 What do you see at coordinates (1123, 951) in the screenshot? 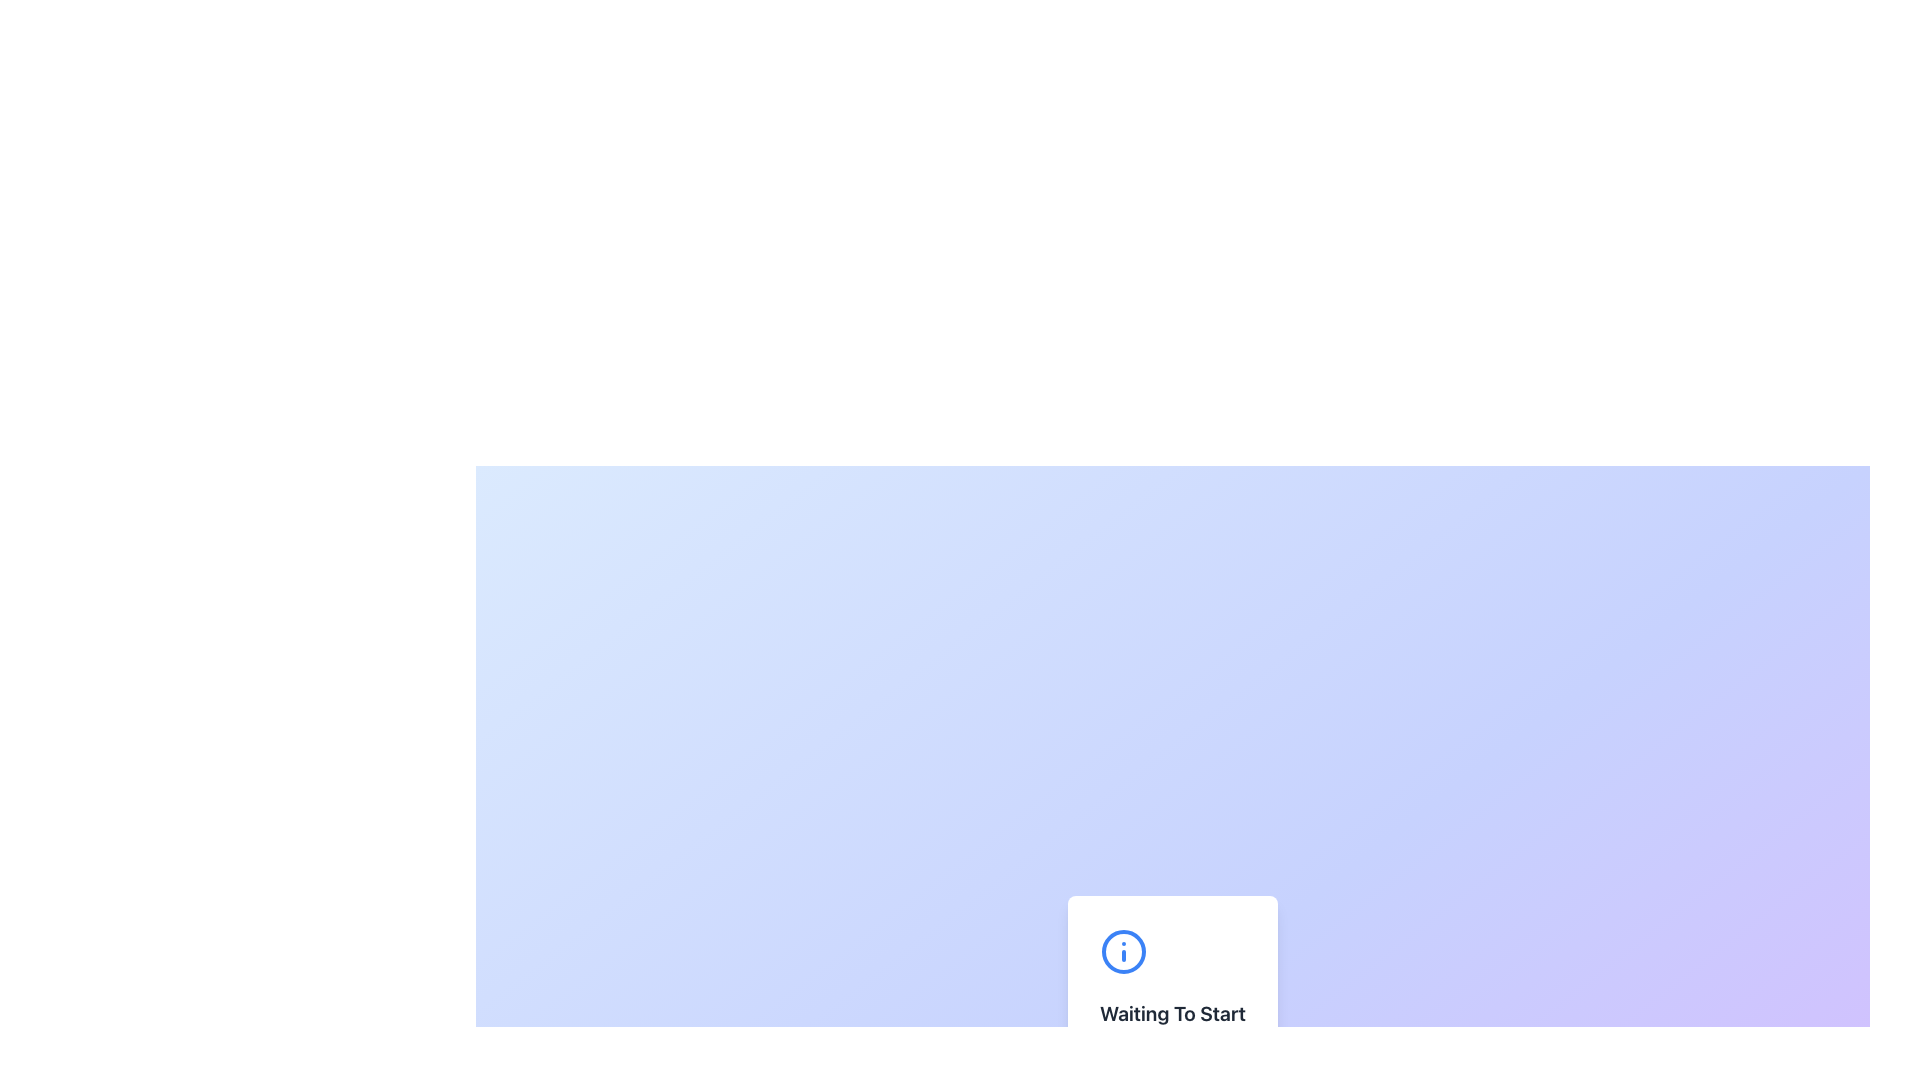
I see `the circular SVG graphical element with a blue stroke, which is centered within the icon containing an 'i' symbol located at the bottom right corner above the text 'Waiting` at bounding box center [1123, 951].